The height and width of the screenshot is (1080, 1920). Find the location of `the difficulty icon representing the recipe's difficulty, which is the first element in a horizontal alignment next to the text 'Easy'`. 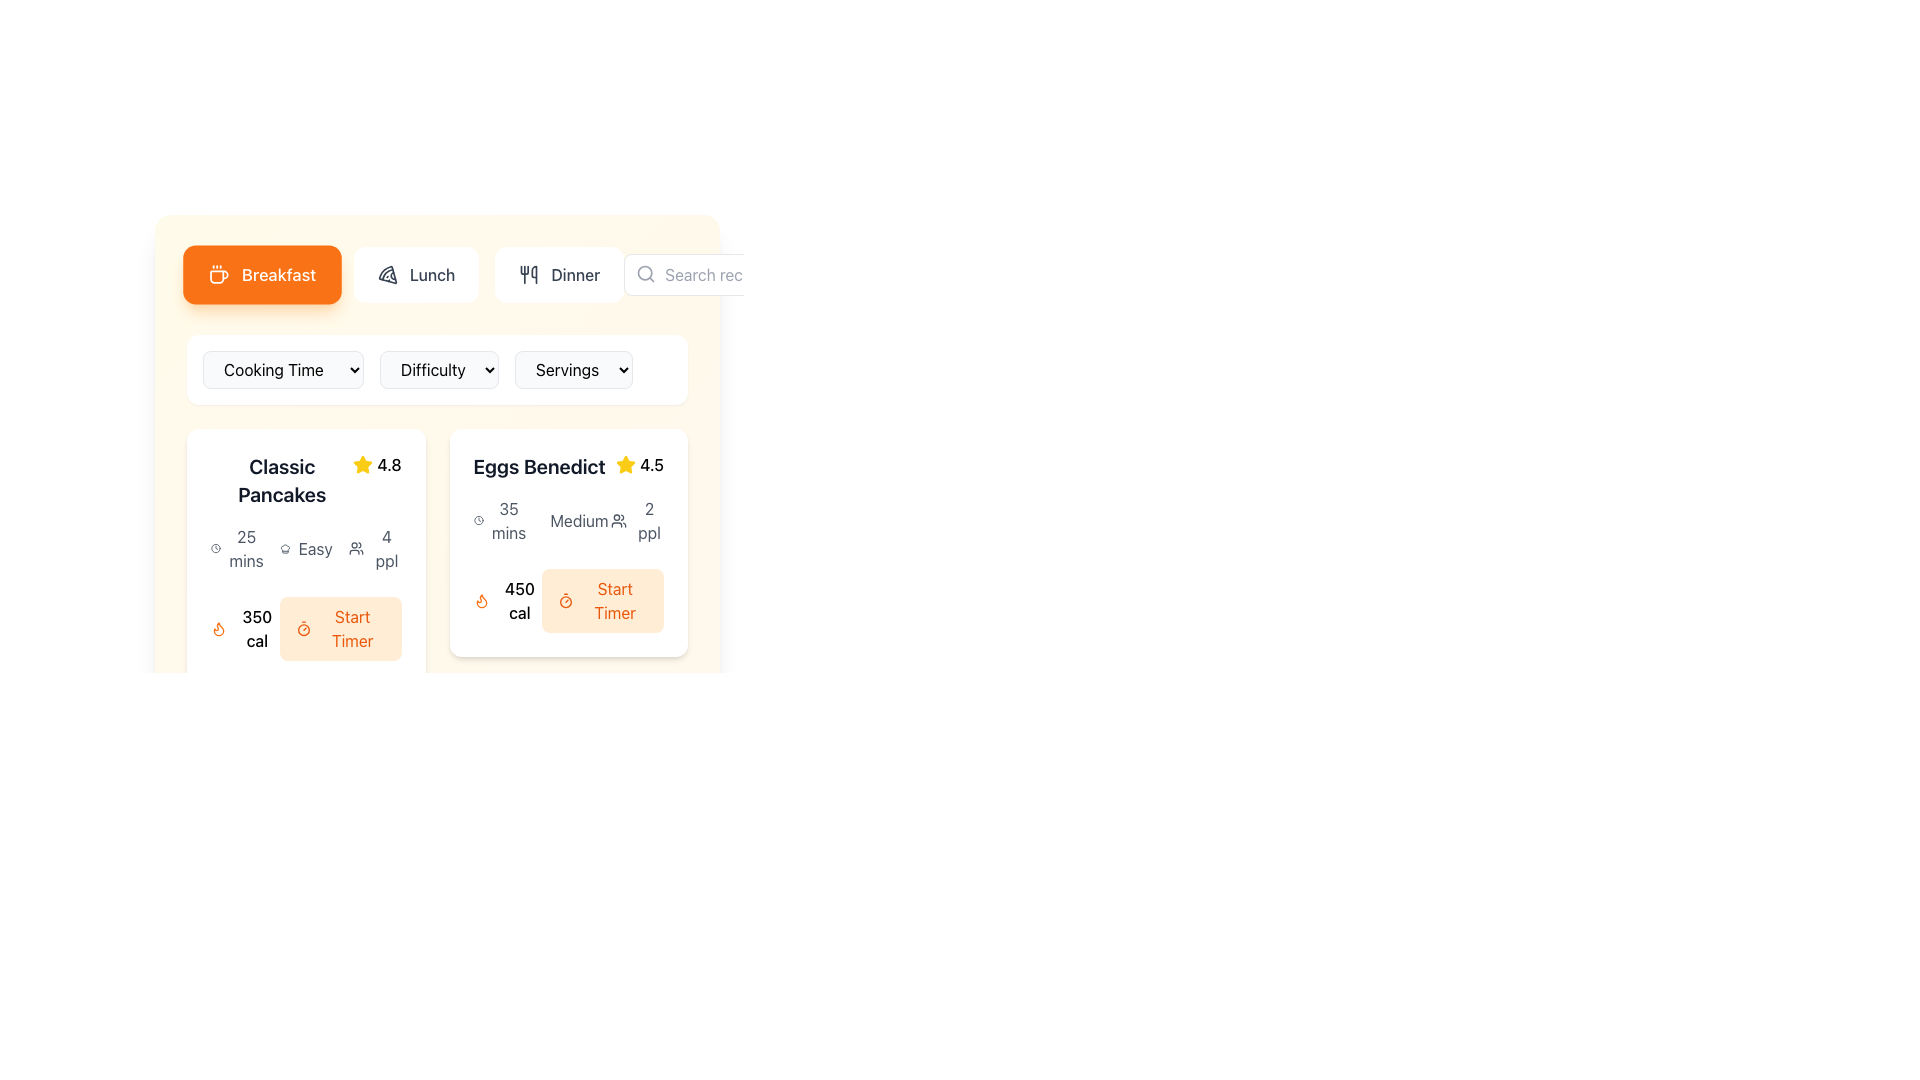

the difficulty icon representing the recipe's difficulty, which is the first element in a horizontal alignment next to the text 'Easy' is located at coordinates (284, 548).